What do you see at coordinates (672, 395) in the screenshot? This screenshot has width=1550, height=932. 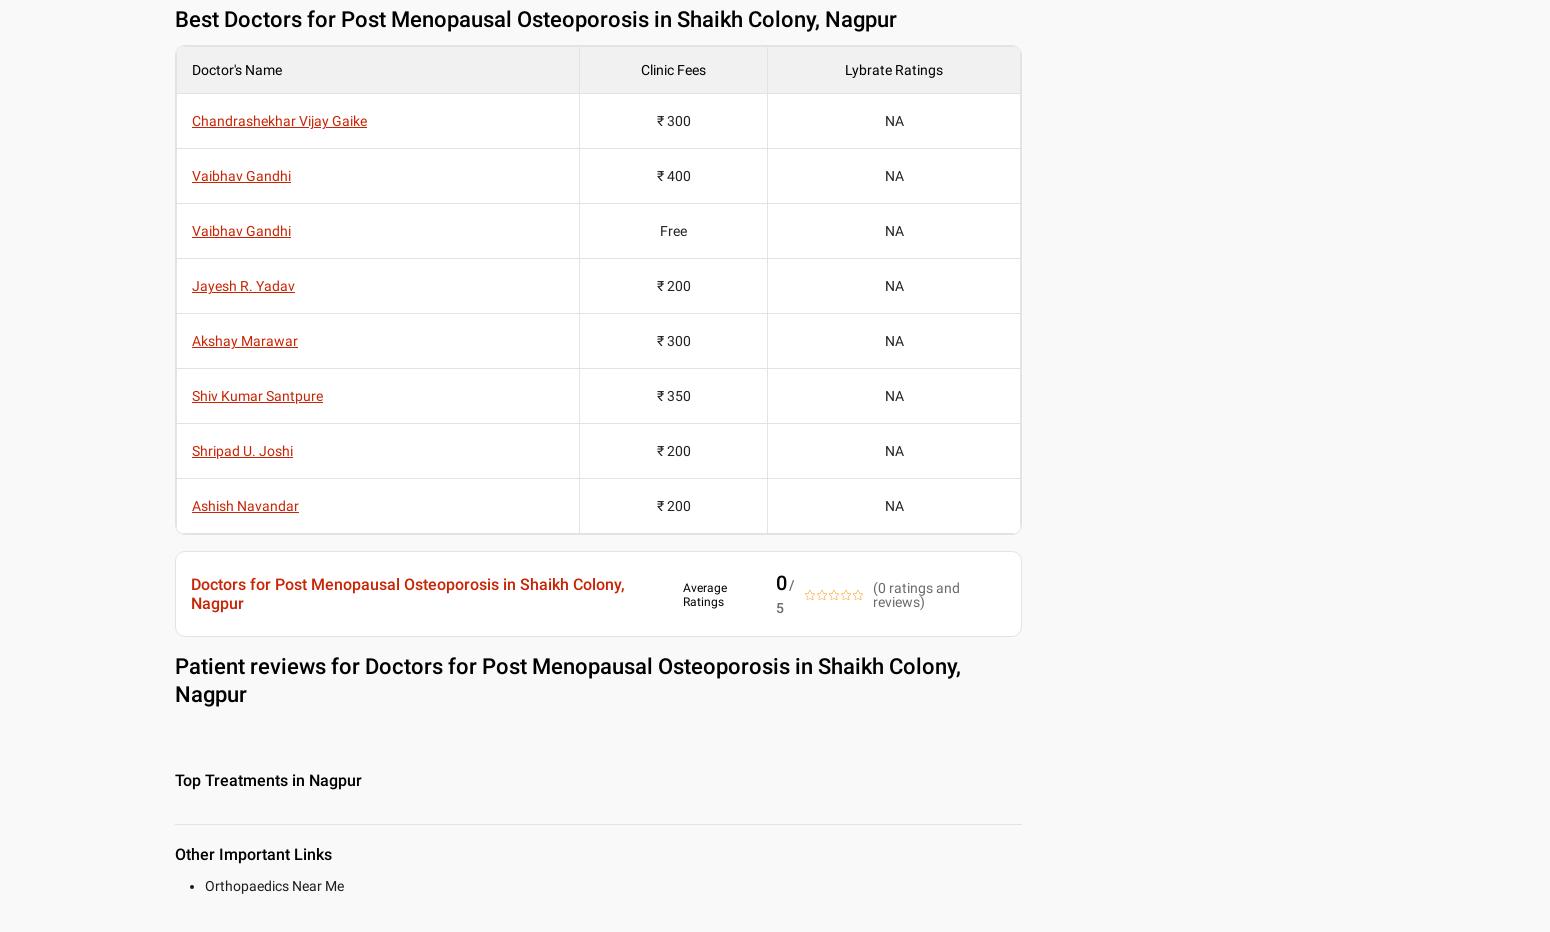 I see `'₹ 350'` at bounding box center [672, 395].